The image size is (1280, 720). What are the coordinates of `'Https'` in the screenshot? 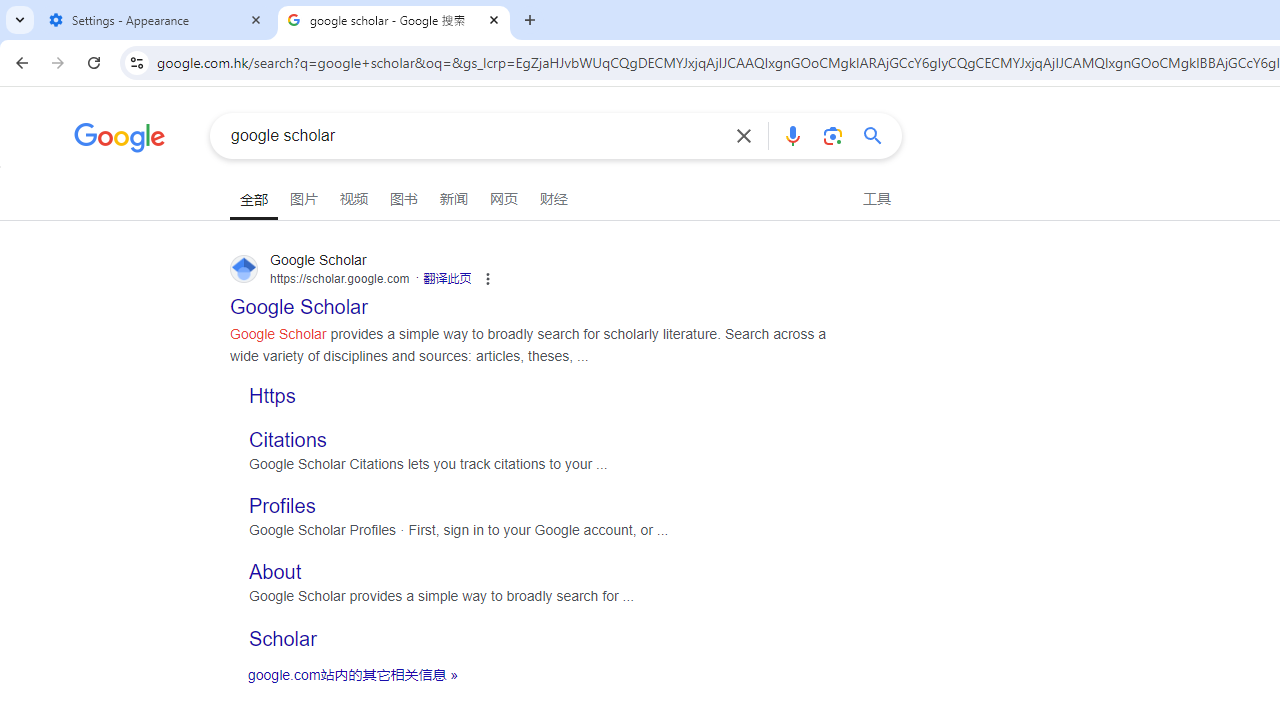 It's located at (271, 395).